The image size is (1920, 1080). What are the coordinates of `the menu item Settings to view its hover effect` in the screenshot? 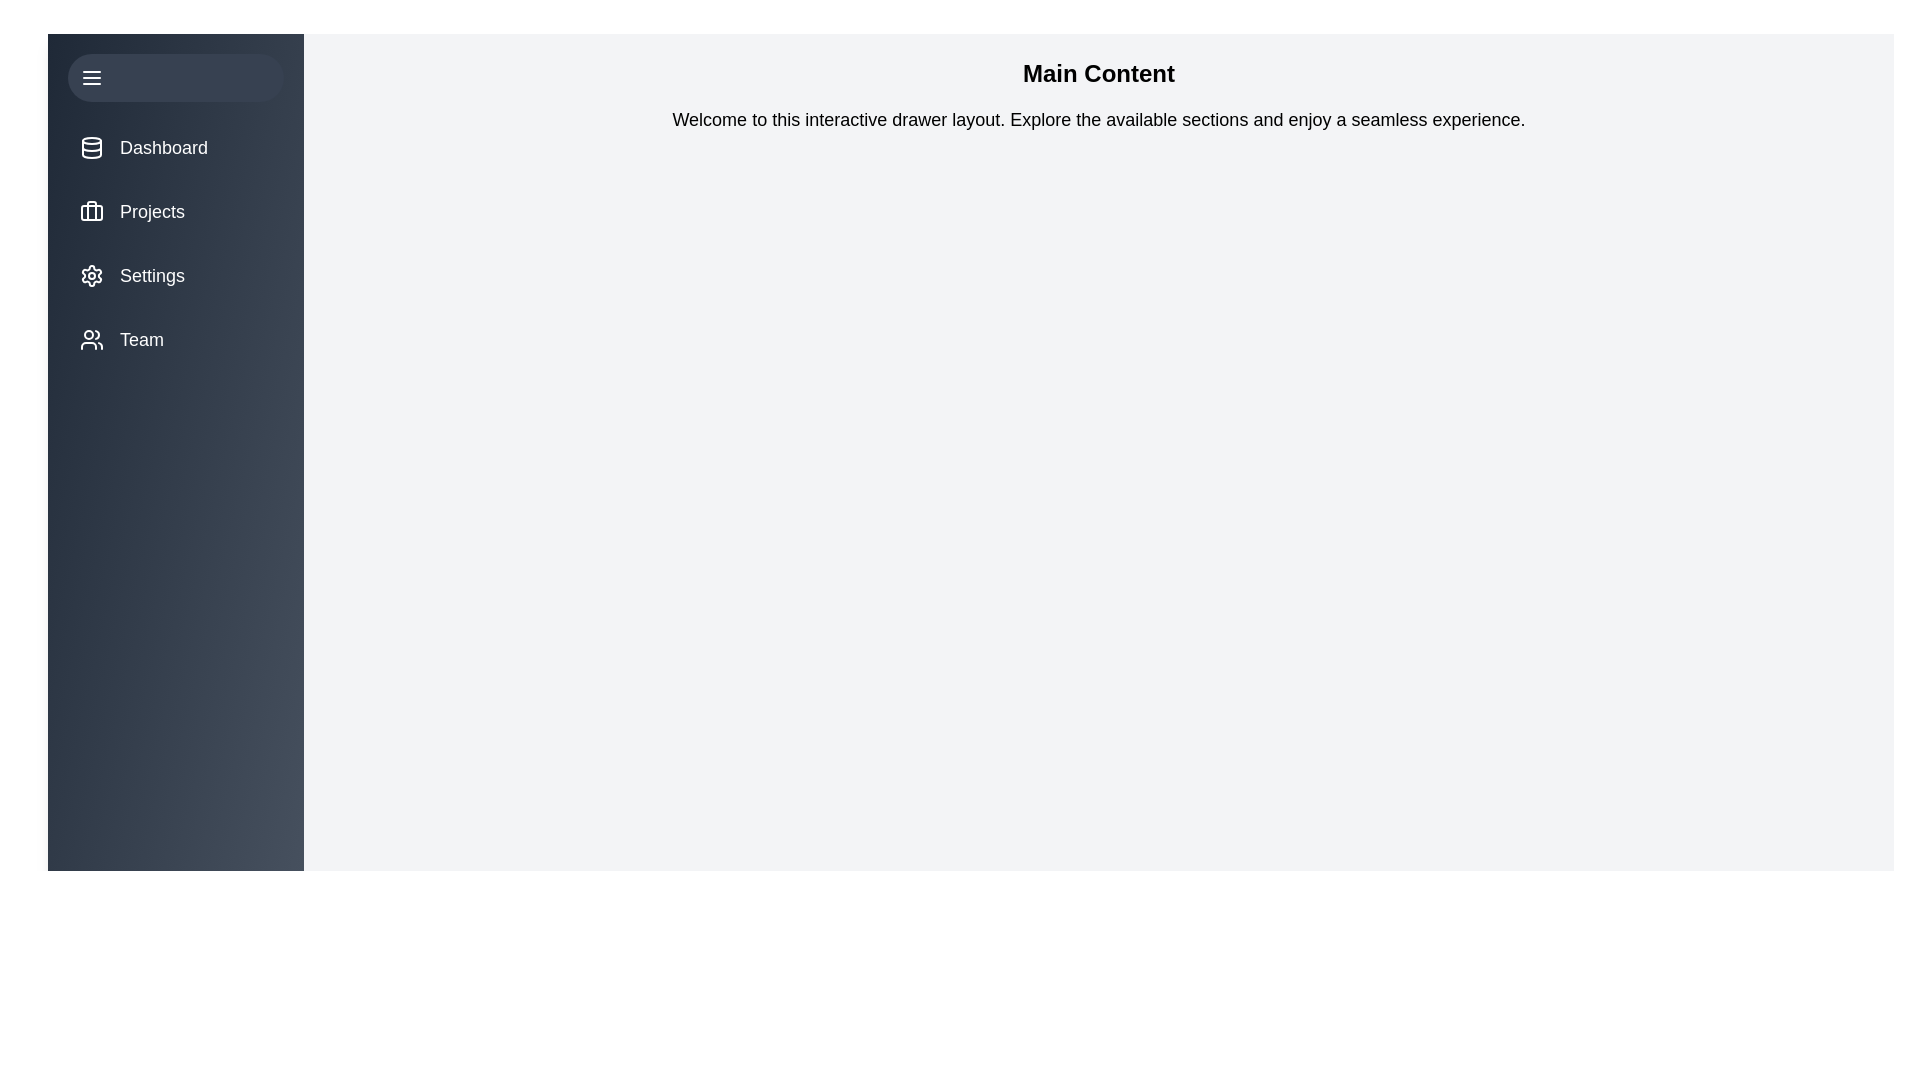 It's located at (176, 276).